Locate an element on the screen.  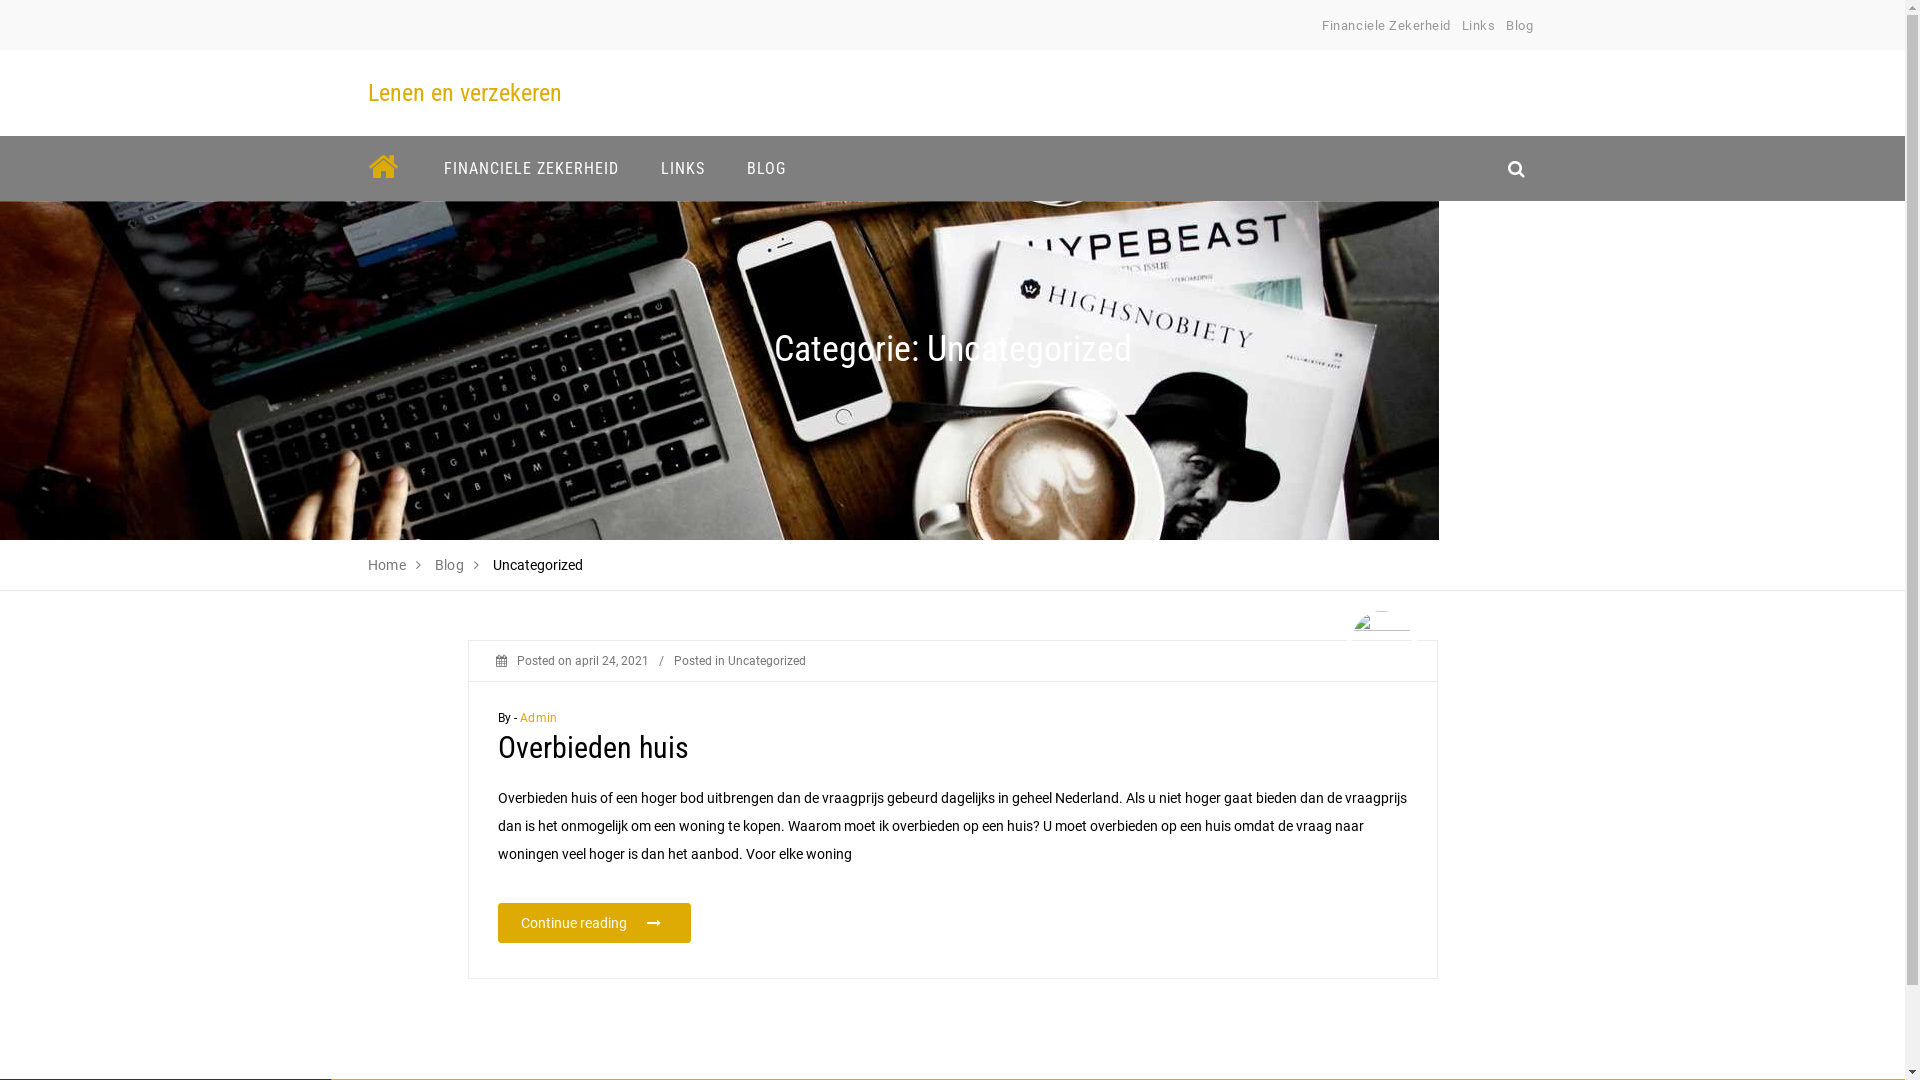
'LINKS' is located at coordinates (682, 167).